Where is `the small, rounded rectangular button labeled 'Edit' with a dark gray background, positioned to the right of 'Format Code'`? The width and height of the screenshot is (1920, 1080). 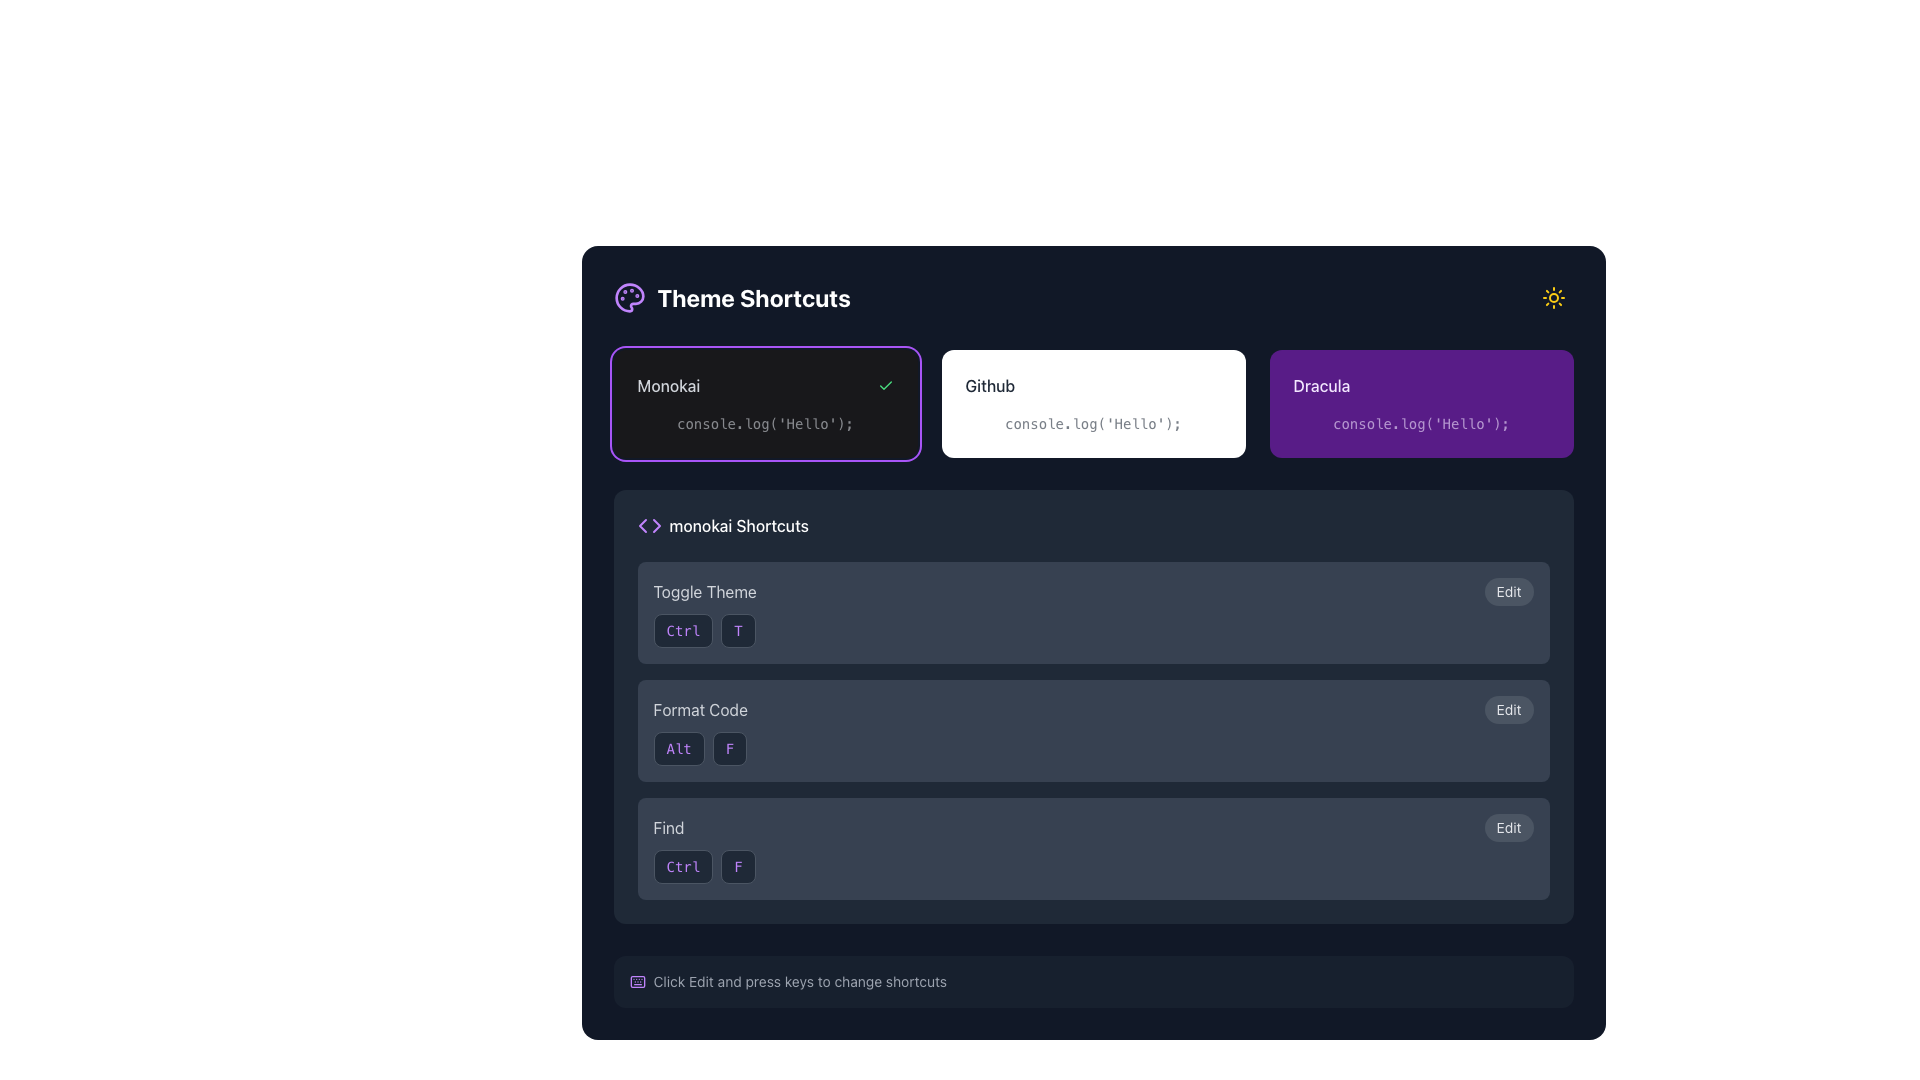
the small, rounded rectangular button labeled 'Edit' with a dark gray background, positioned to the right of 'Format Code' is located at coordinates (1509, 708).